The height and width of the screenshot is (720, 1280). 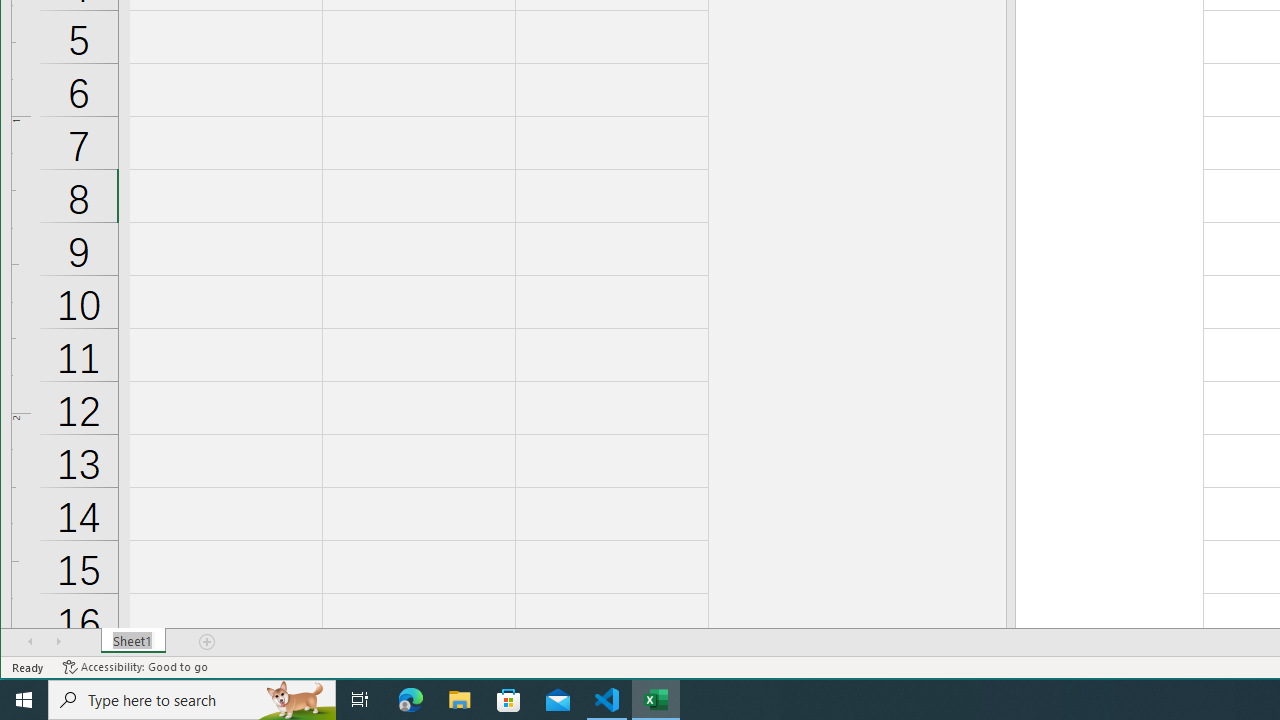 I want to click on 'Search highlights icon opens search home window', so click(x=294, y=698).